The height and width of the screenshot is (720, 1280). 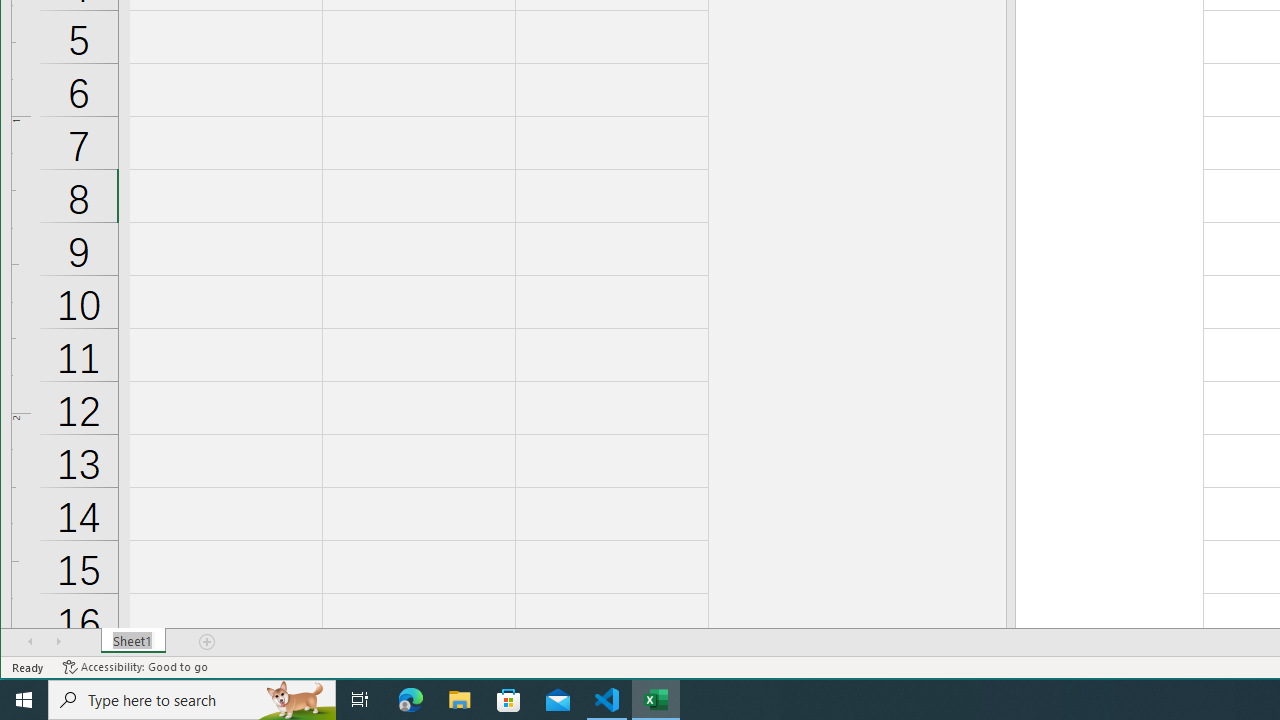 I want to click on 'Search highlights icon opens search home window', so click(x=294, y=698).